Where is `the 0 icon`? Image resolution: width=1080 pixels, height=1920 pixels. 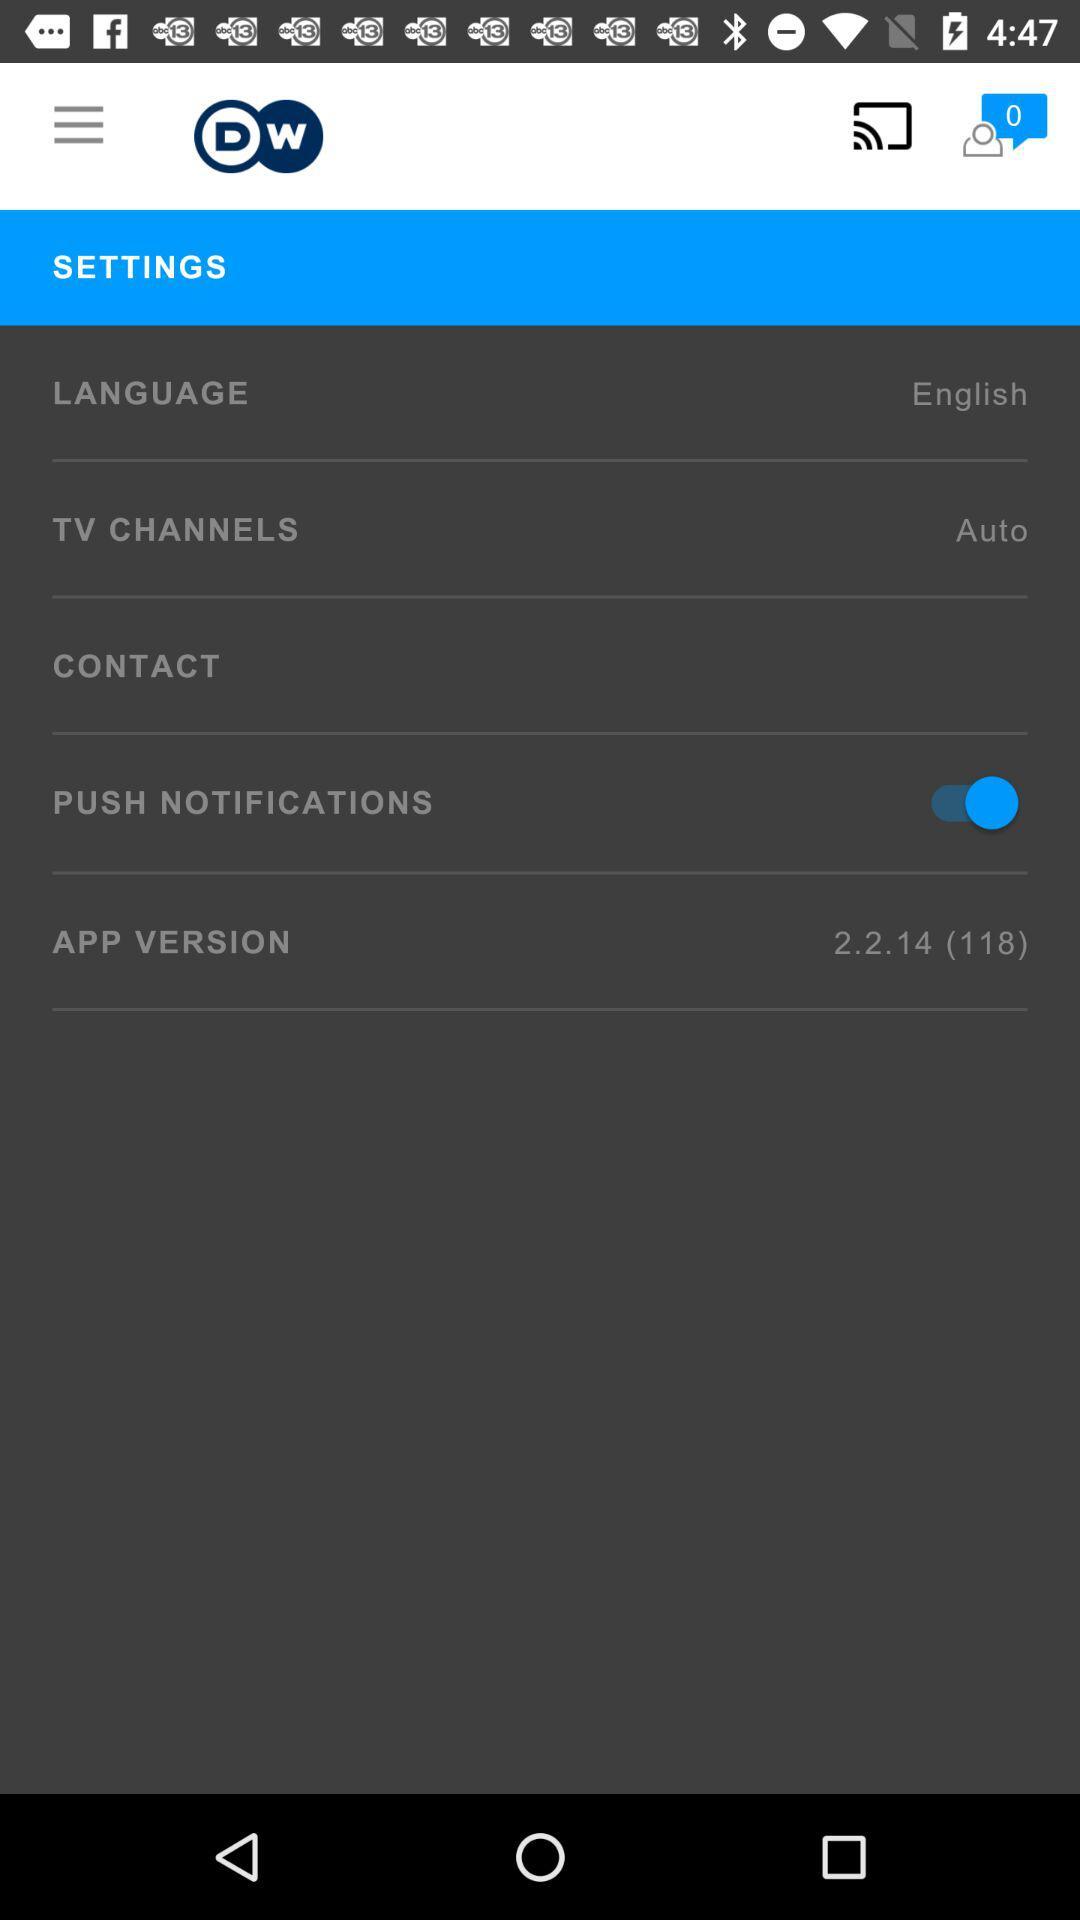 the 0 icon is located at coordinates (1003, 124).